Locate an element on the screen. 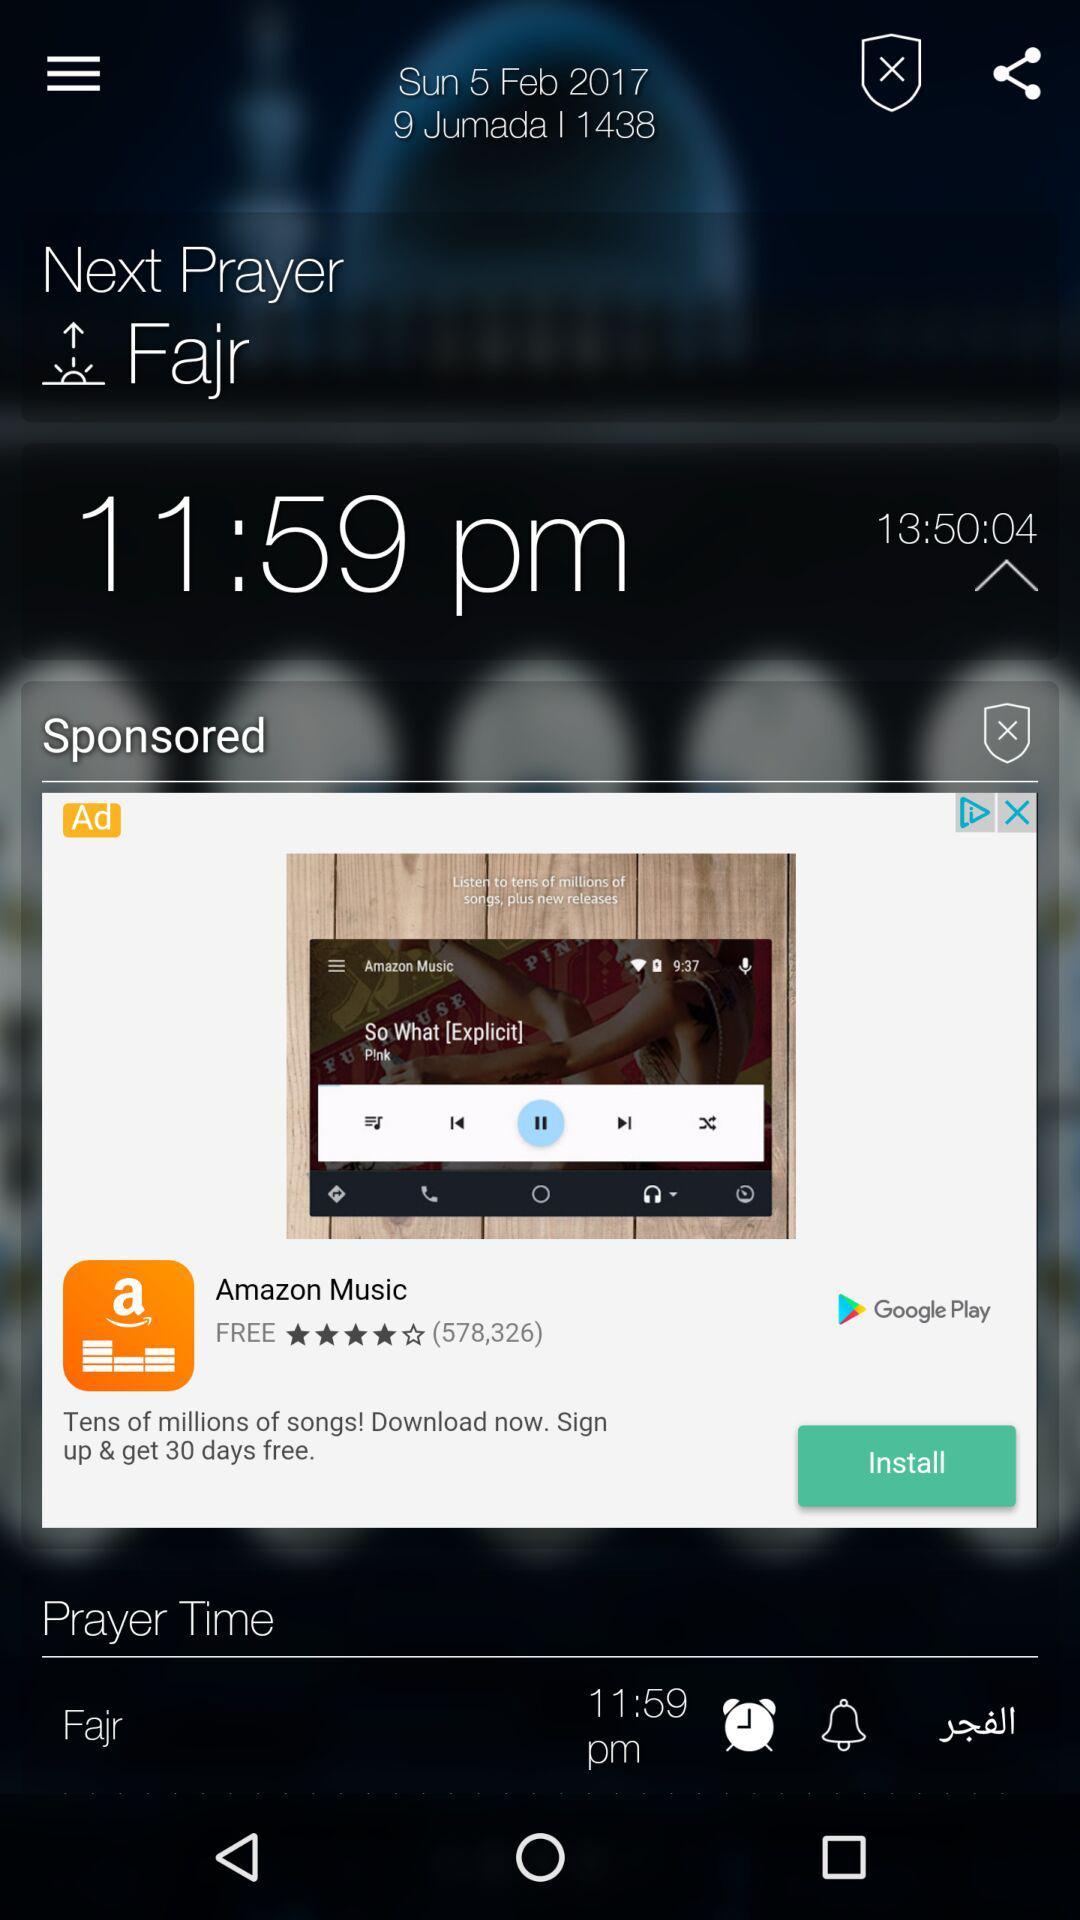  item below the 11:59 pm icon is located at coordinates (540, 1793).